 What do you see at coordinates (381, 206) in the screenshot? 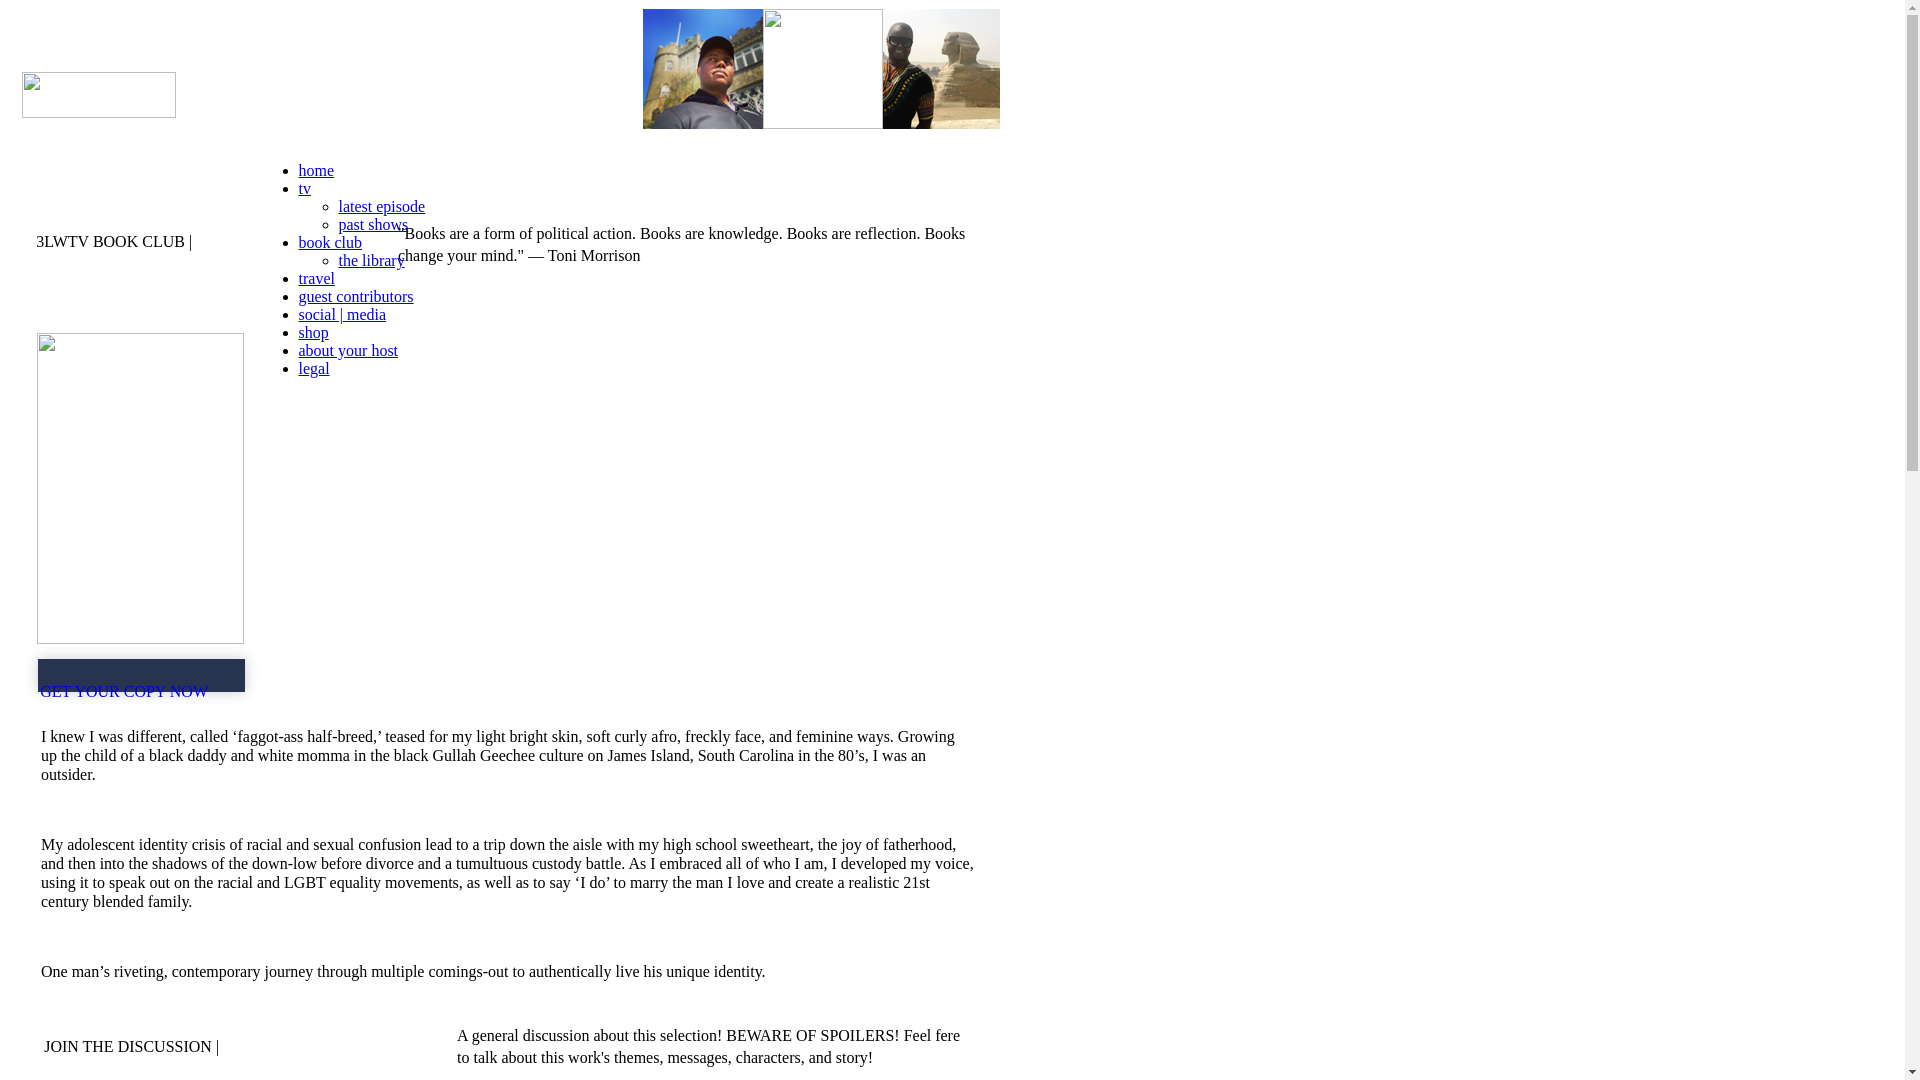
I see `'latest episode'` at bounding box center [381, 206].